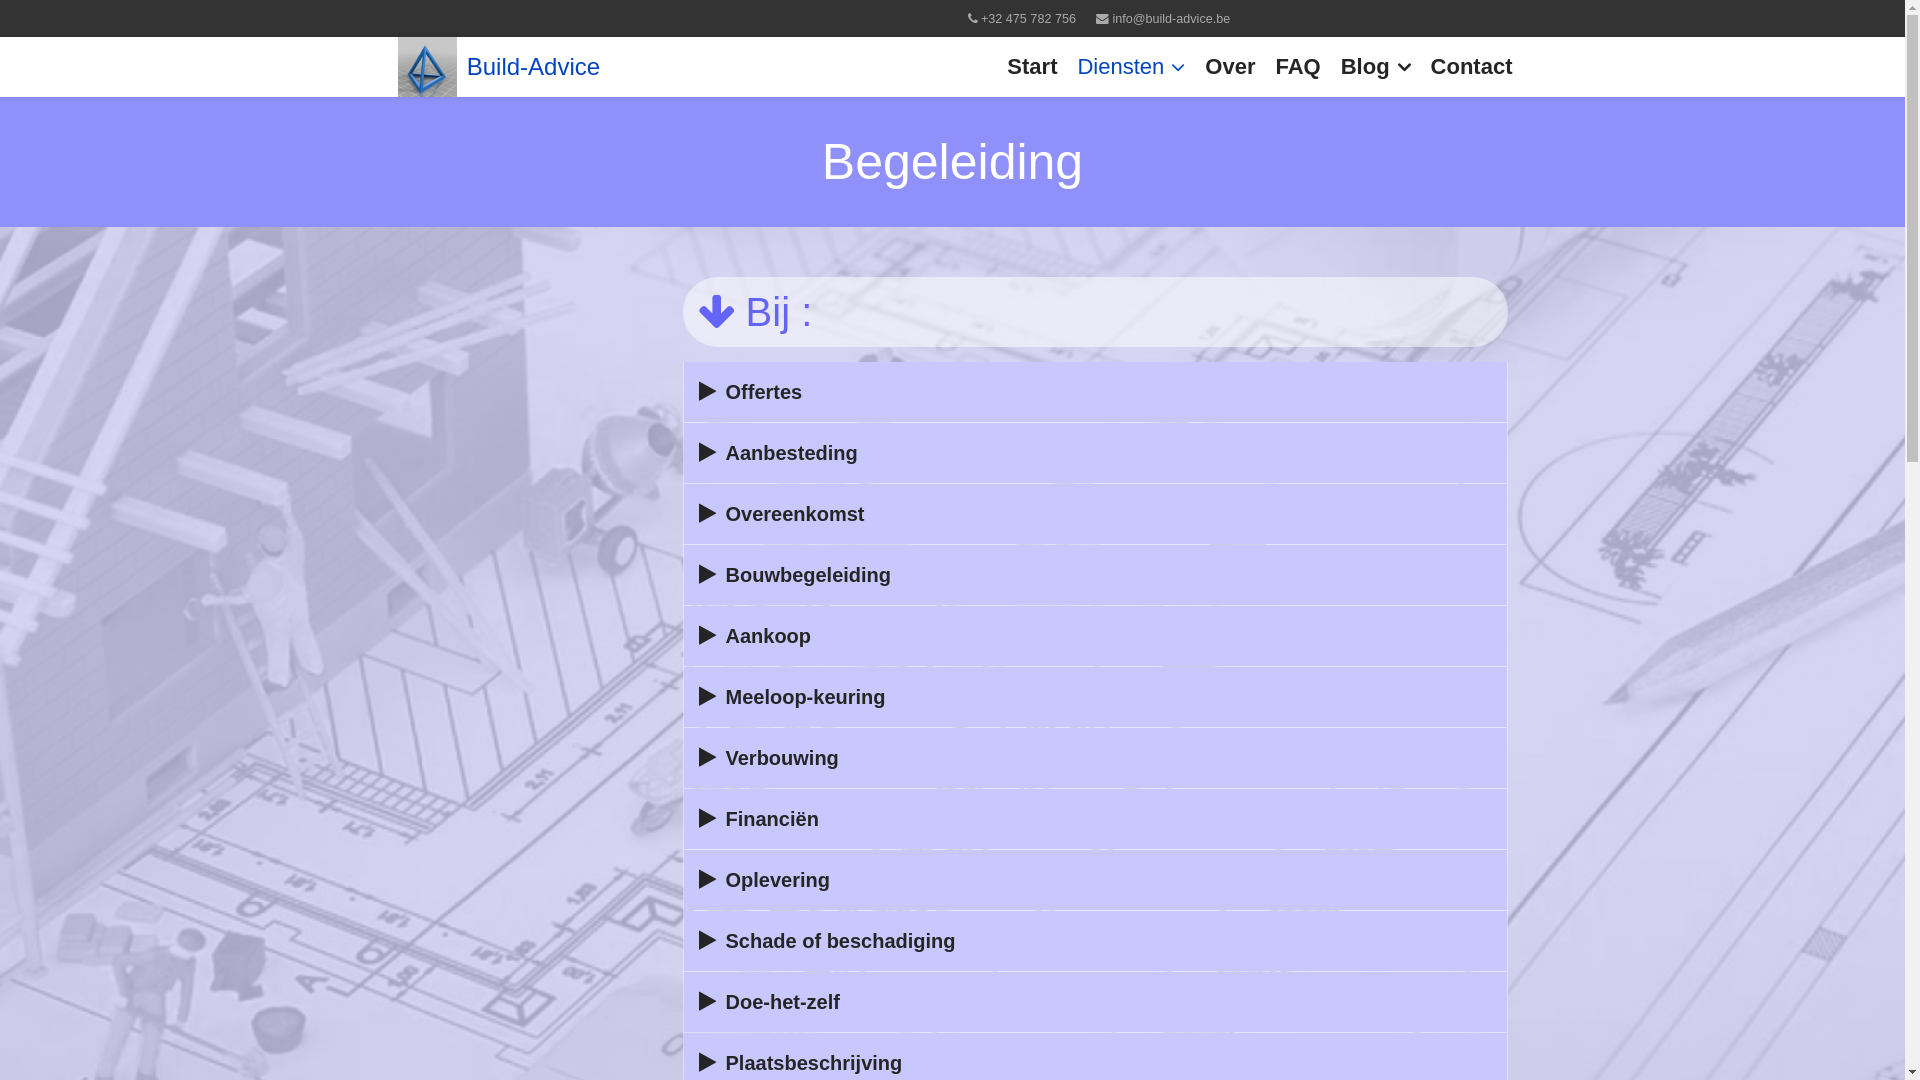 The width and height of the screenshot is (1920, 1080). I want to click on 'Start', so click(1032, 65).